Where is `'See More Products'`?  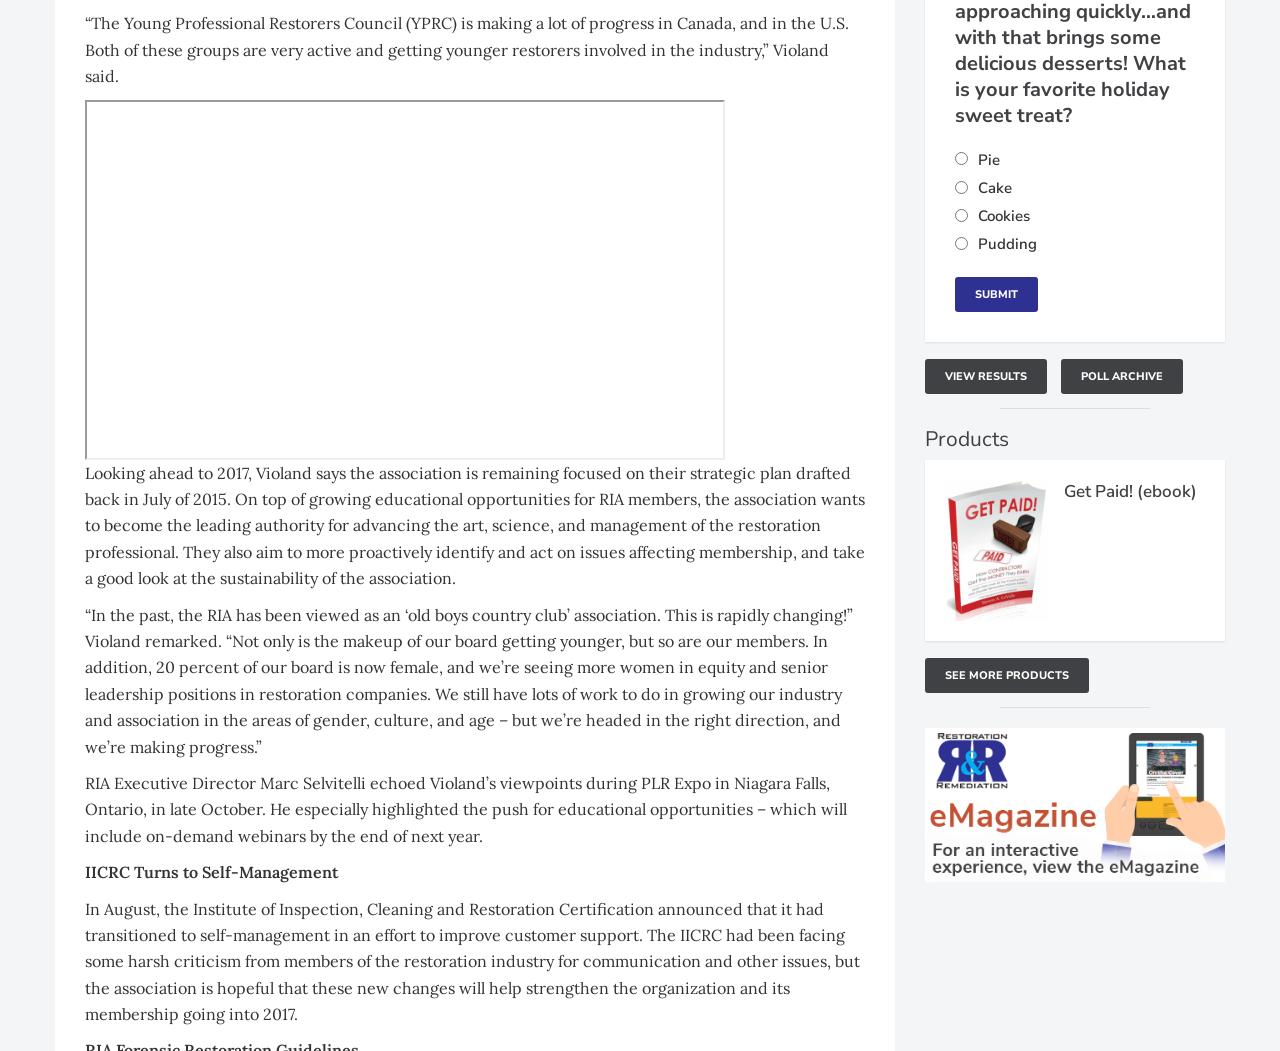 'See More Products' is located at coordinates (1006, 675).